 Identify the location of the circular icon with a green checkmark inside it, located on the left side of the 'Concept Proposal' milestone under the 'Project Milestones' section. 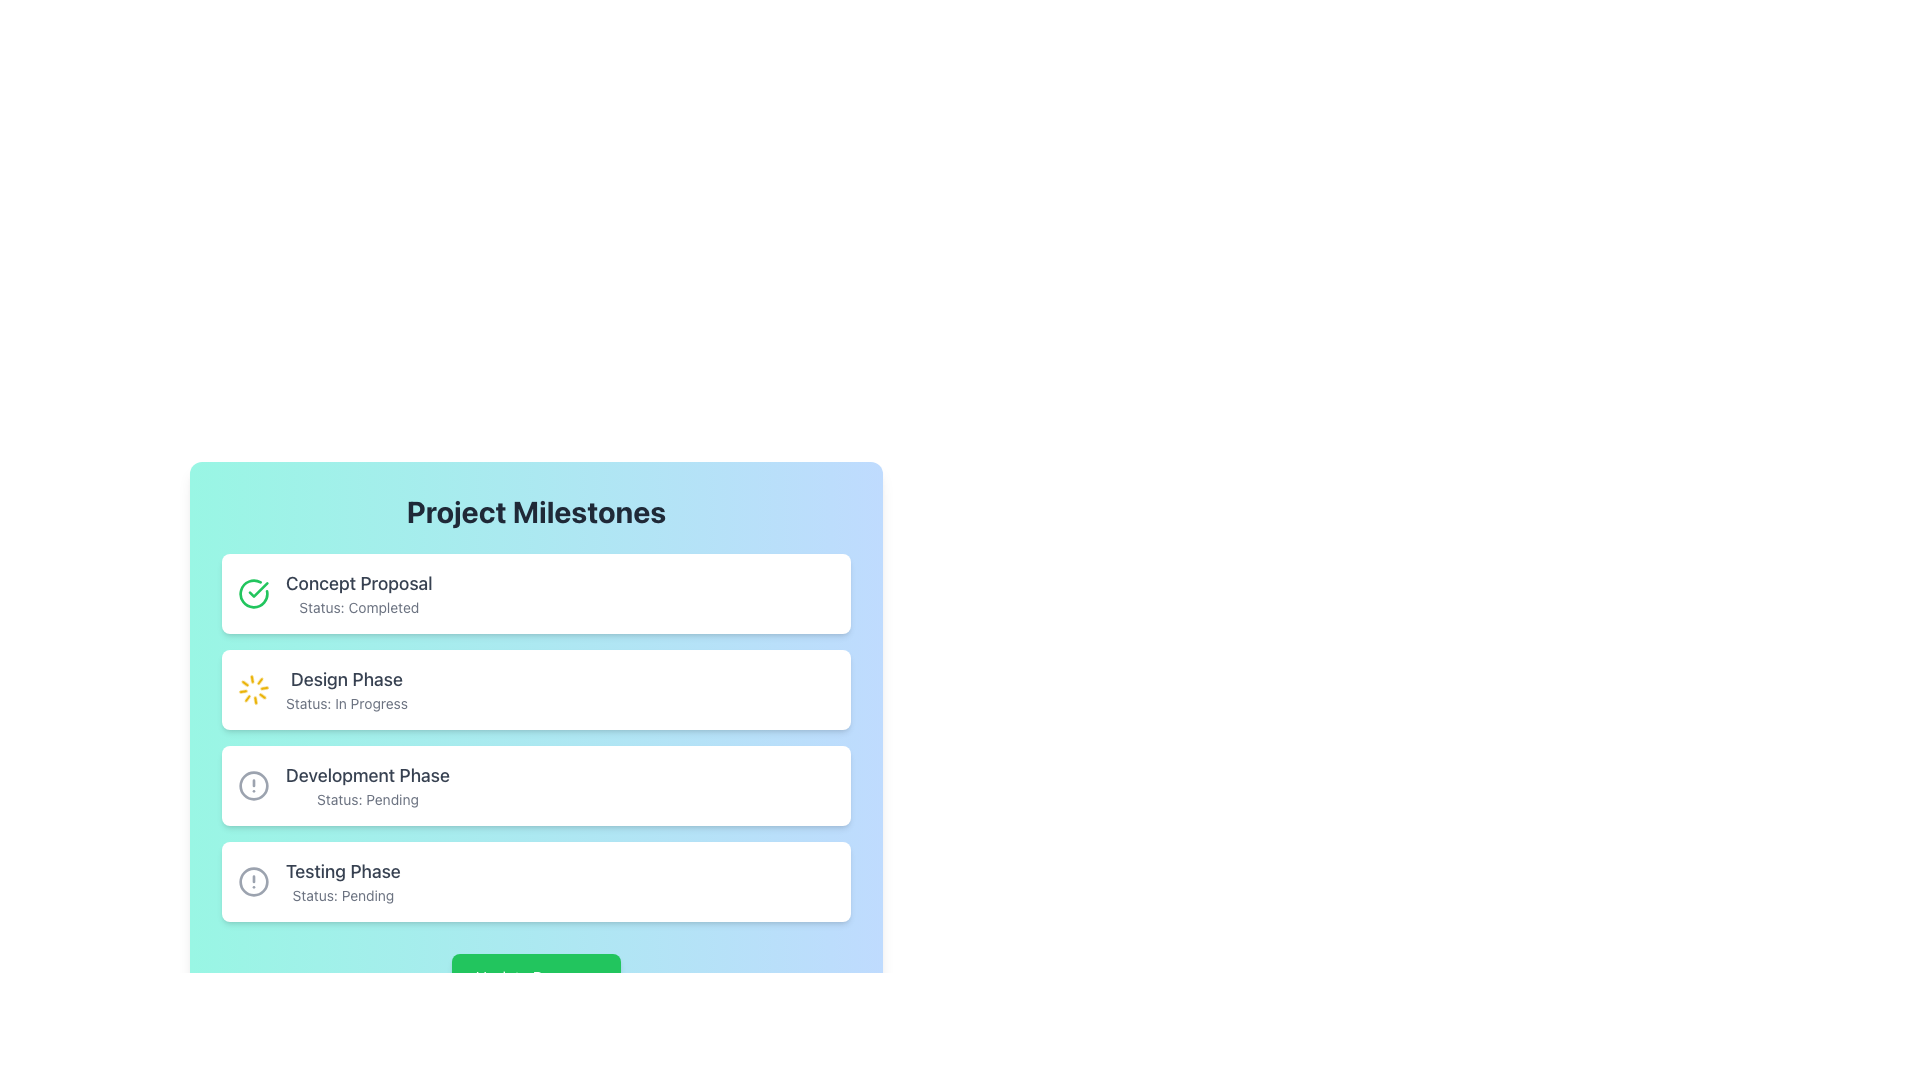
(253, 593).